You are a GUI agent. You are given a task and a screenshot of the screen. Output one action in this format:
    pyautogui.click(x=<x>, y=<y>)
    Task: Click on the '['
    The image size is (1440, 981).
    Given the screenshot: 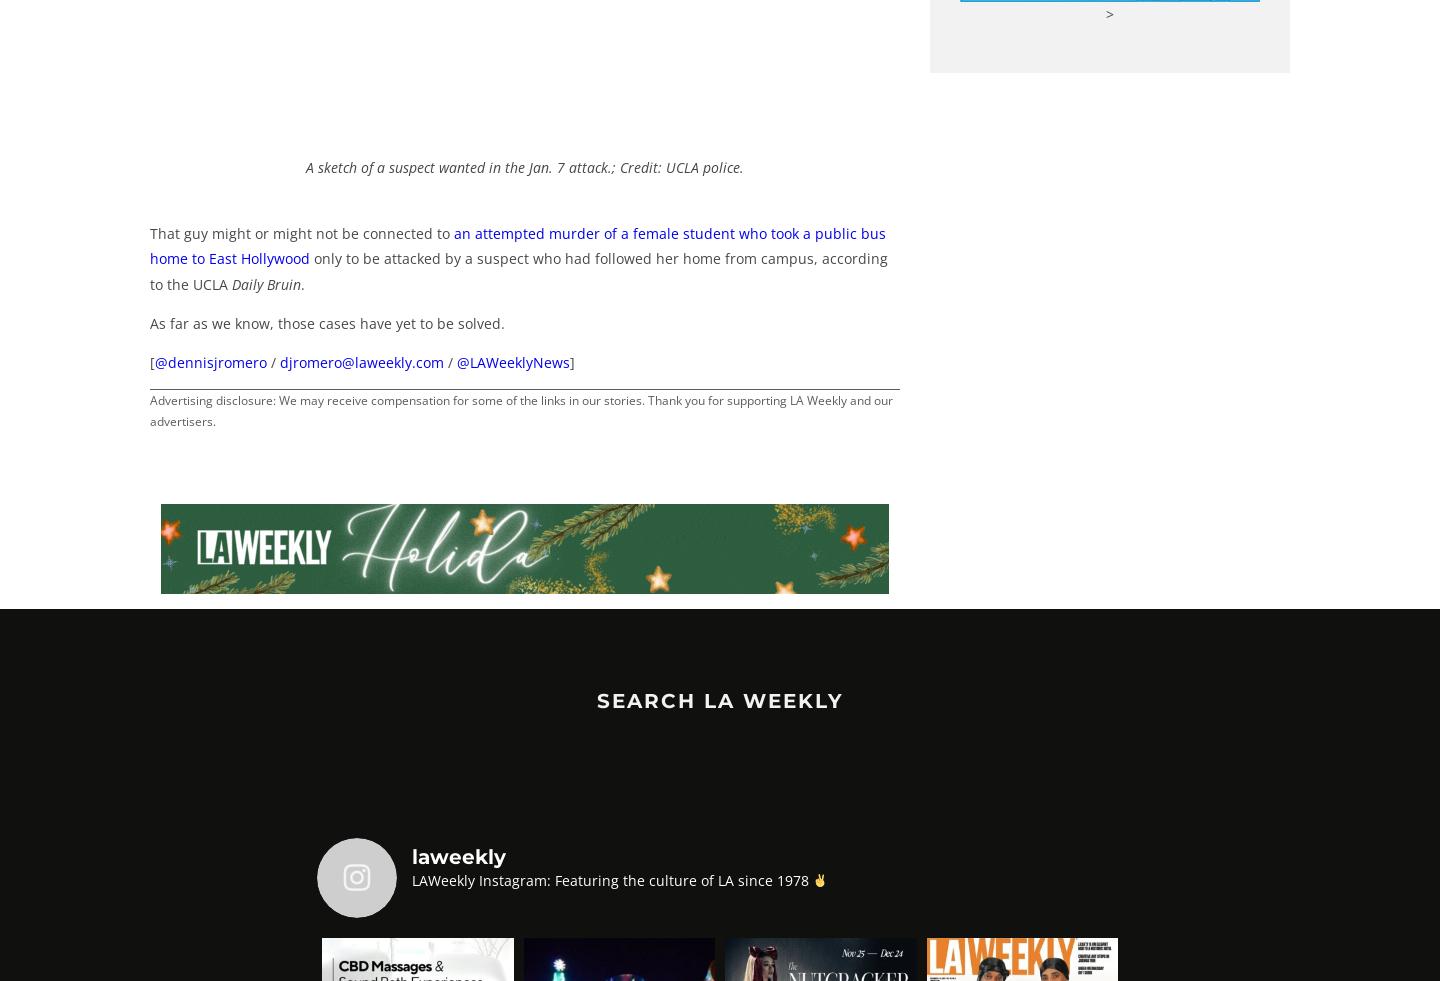 What is the action you would take?
    pyautogui.click(x=151, y=361)
    